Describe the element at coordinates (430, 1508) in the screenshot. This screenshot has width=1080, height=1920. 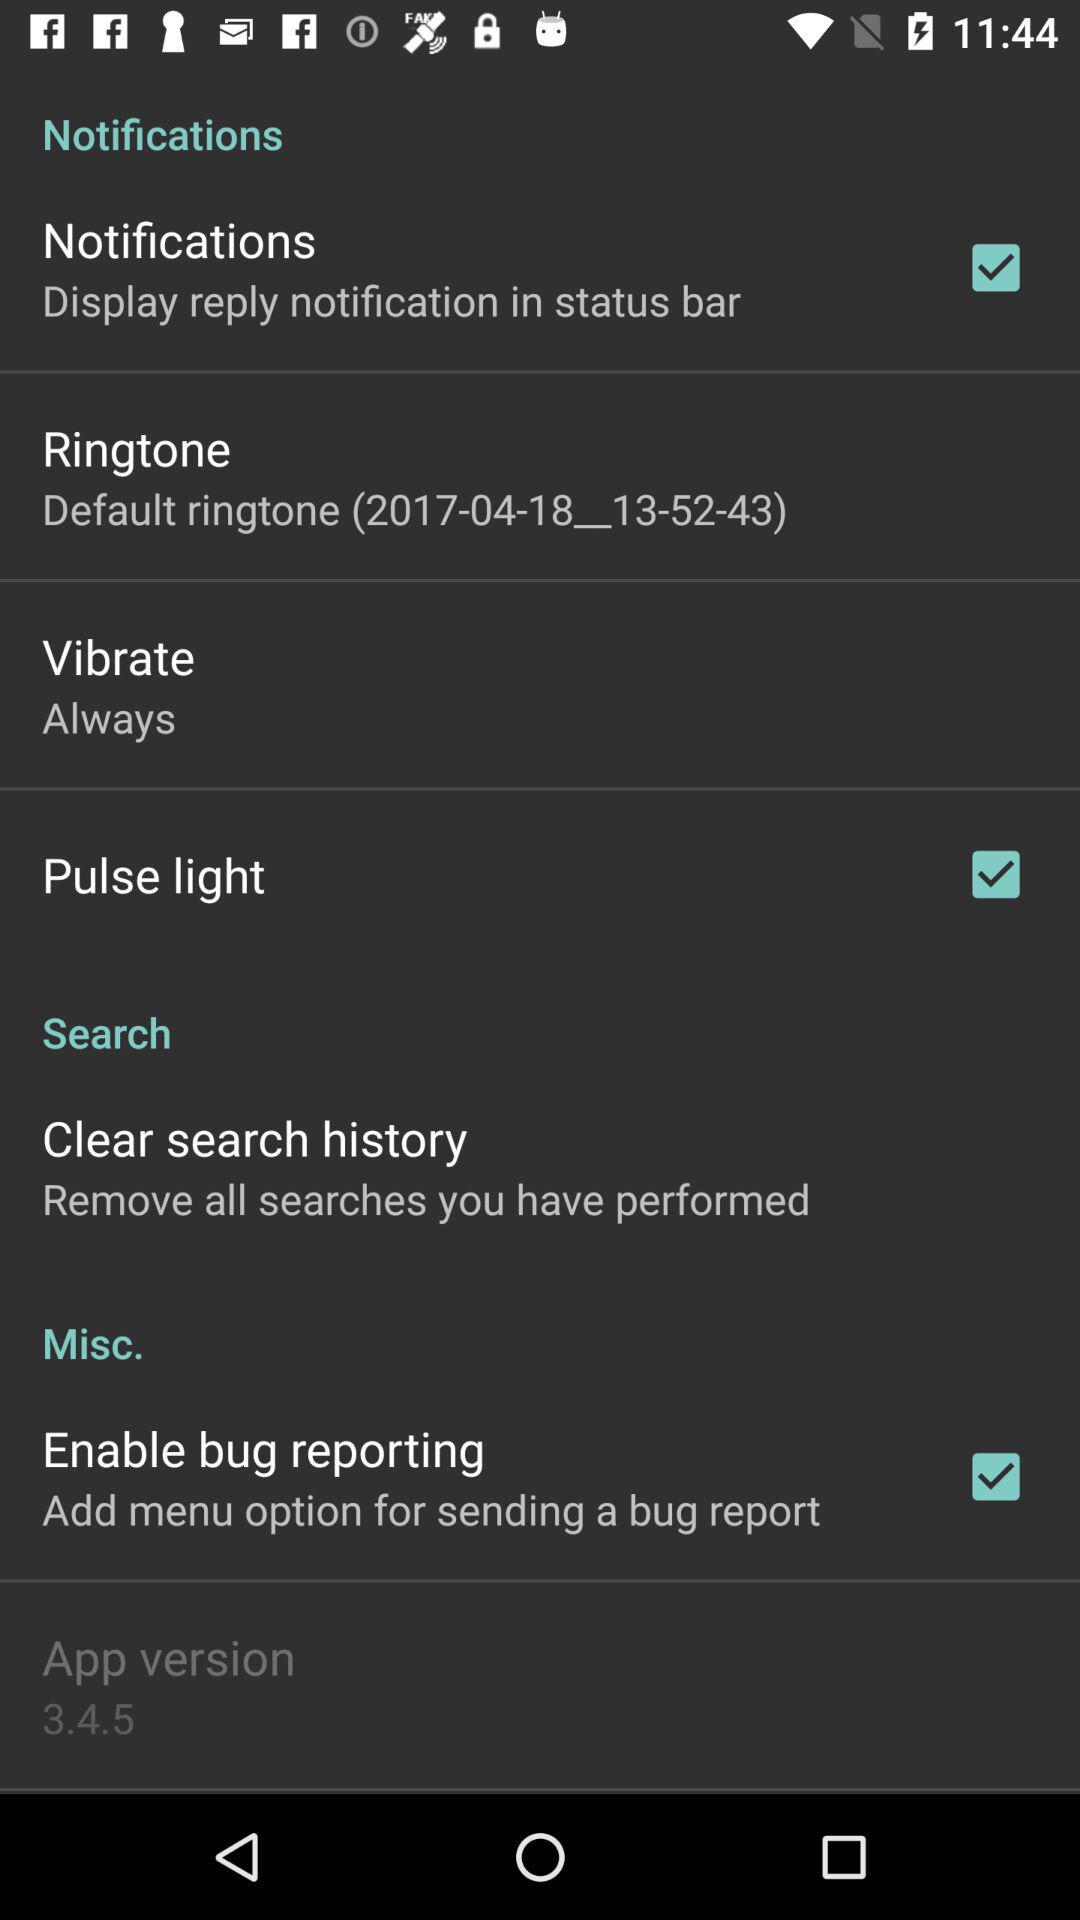
I see `the add menu option` at that location.